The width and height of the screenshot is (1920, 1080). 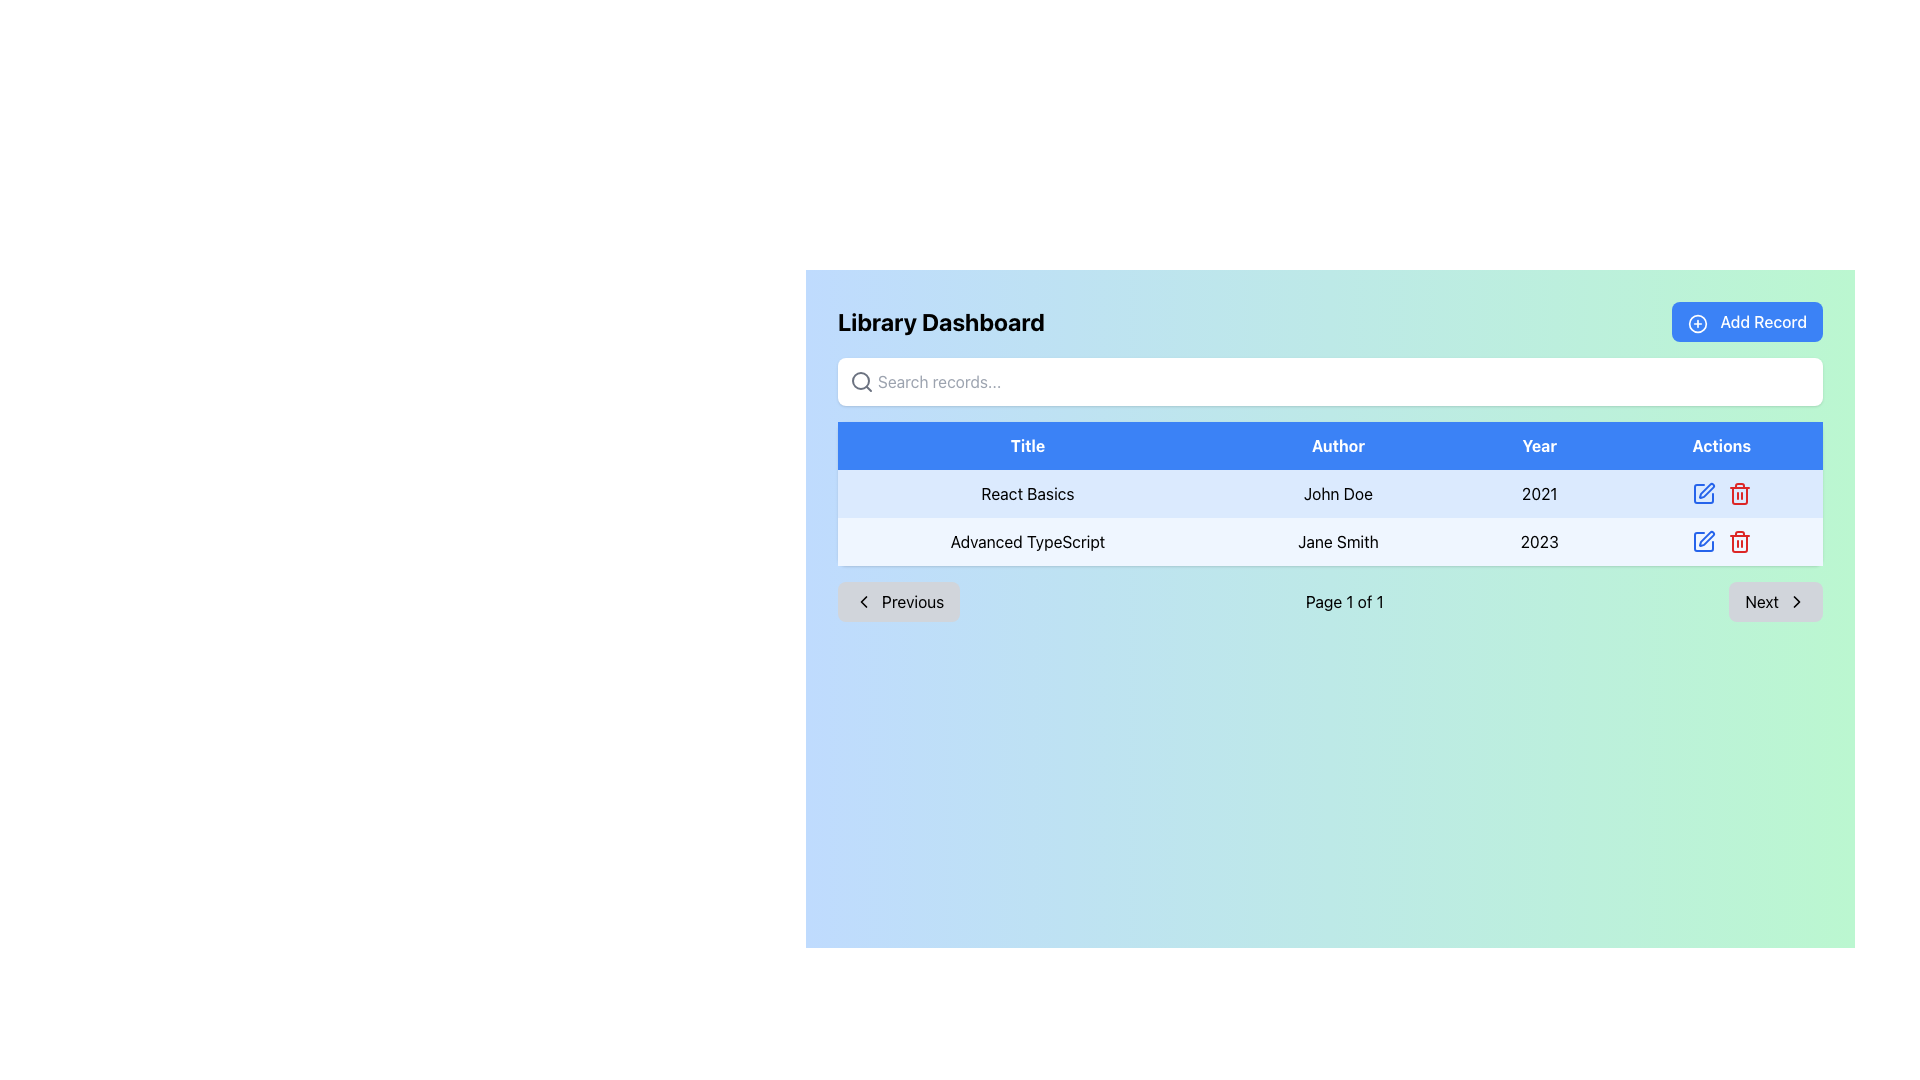 I want to click on headers of the data table located at the top of the table with four equally divided sections, so click(x=1330, y=445).